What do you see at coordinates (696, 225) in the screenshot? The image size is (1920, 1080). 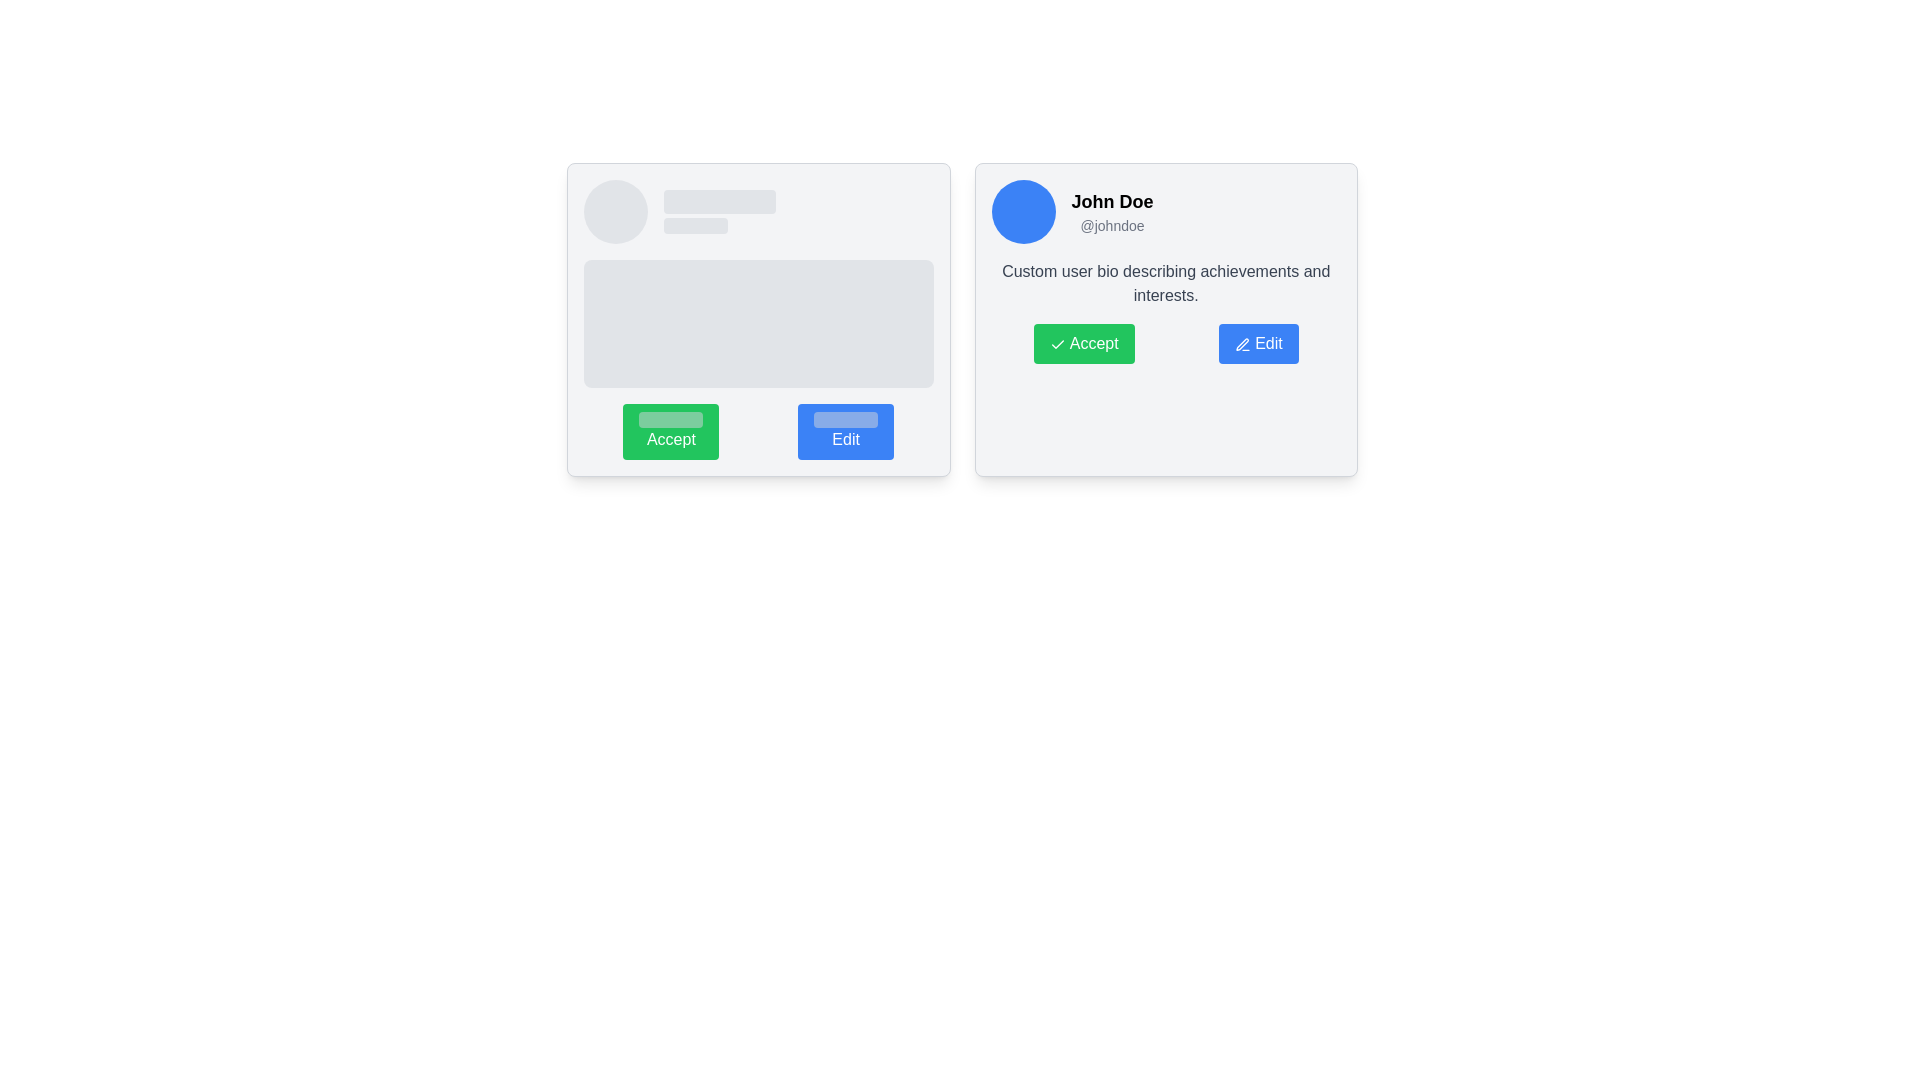 I see `the Placeholder block located in the top section of a card-like interface, which visually represents content not currently displayed, and is aligned horizontally centered below a longer rectangular element` at bounding box center [696, 225].